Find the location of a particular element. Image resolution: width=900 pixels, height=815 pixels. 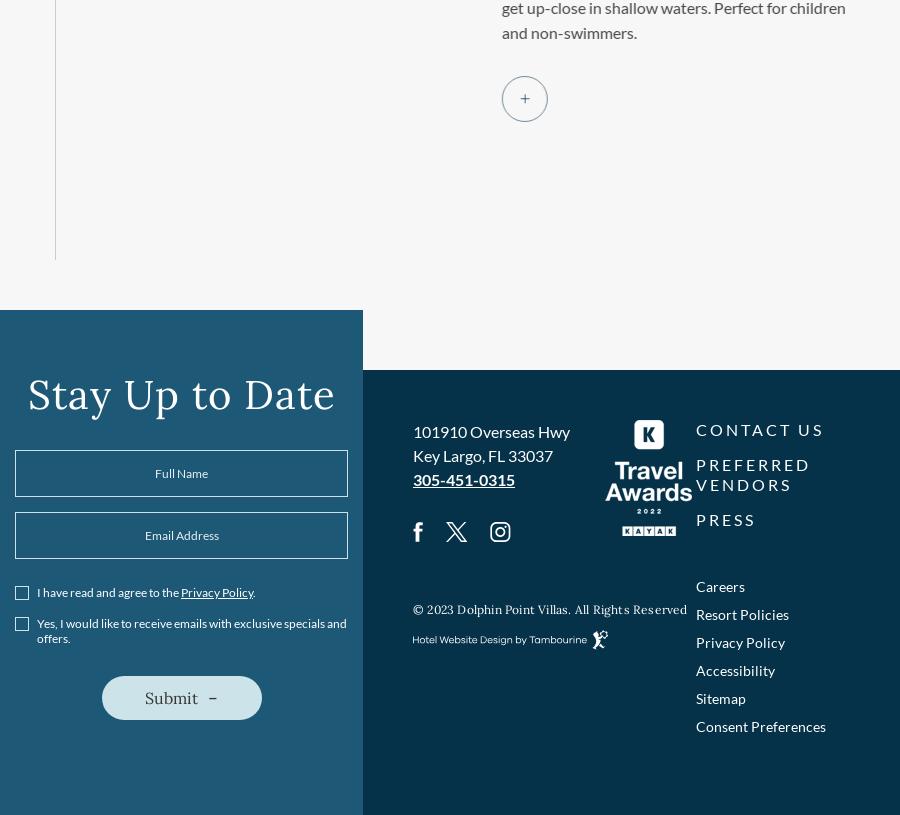

'Preferred Vendors' is located at coordinates (752, 474).